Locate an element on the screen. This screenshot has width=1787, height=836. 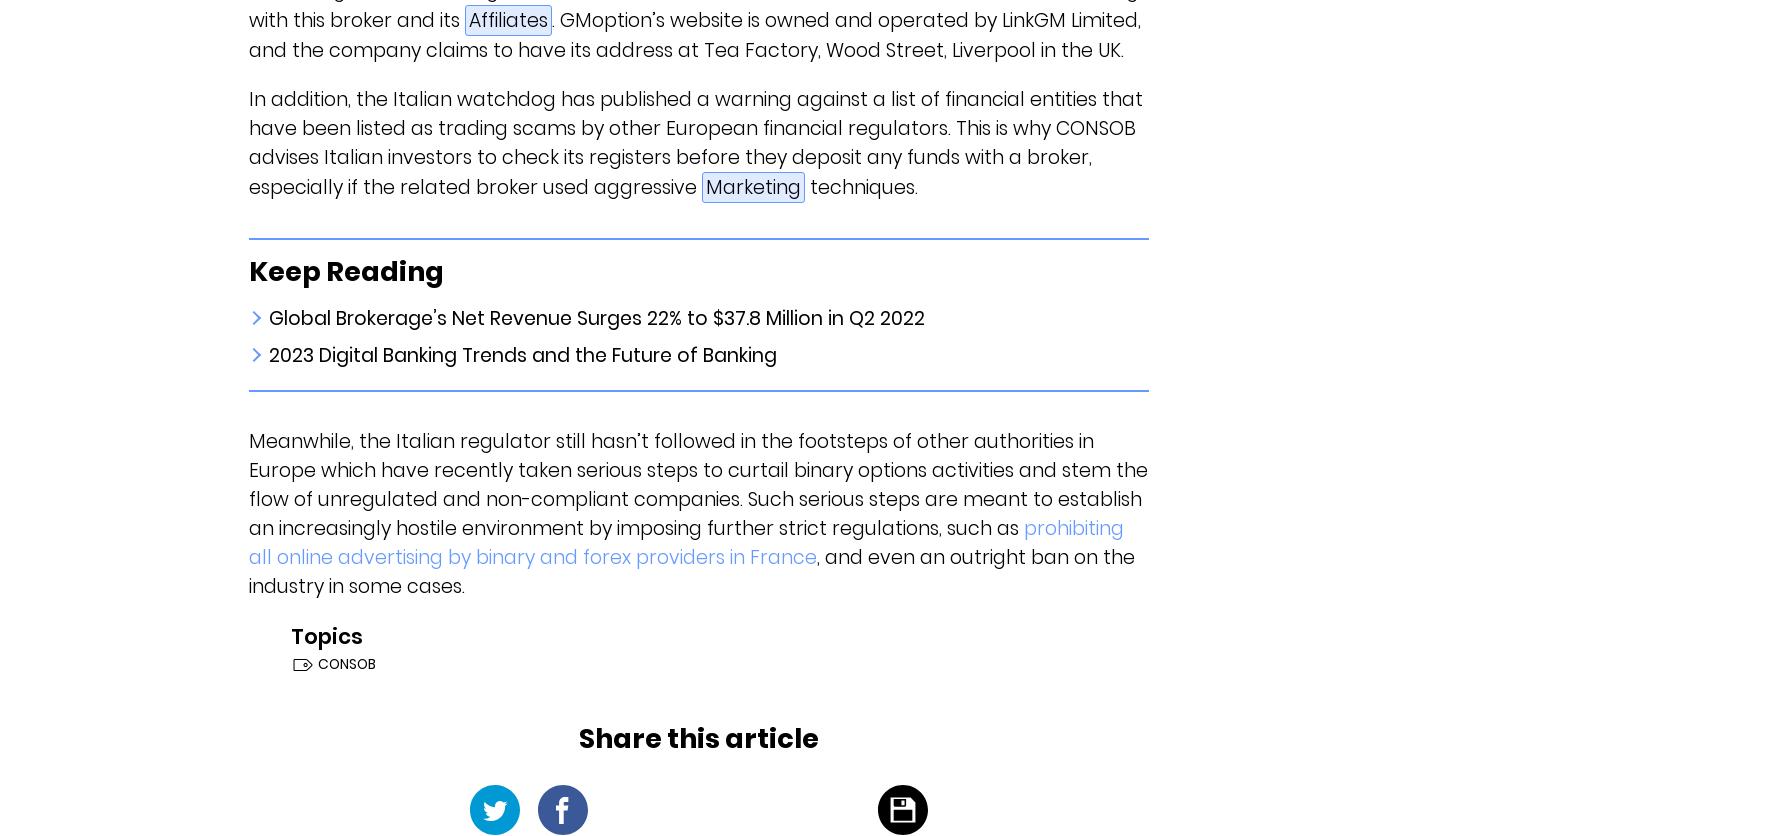
'techniques.' is located at coordinates (860, 186).